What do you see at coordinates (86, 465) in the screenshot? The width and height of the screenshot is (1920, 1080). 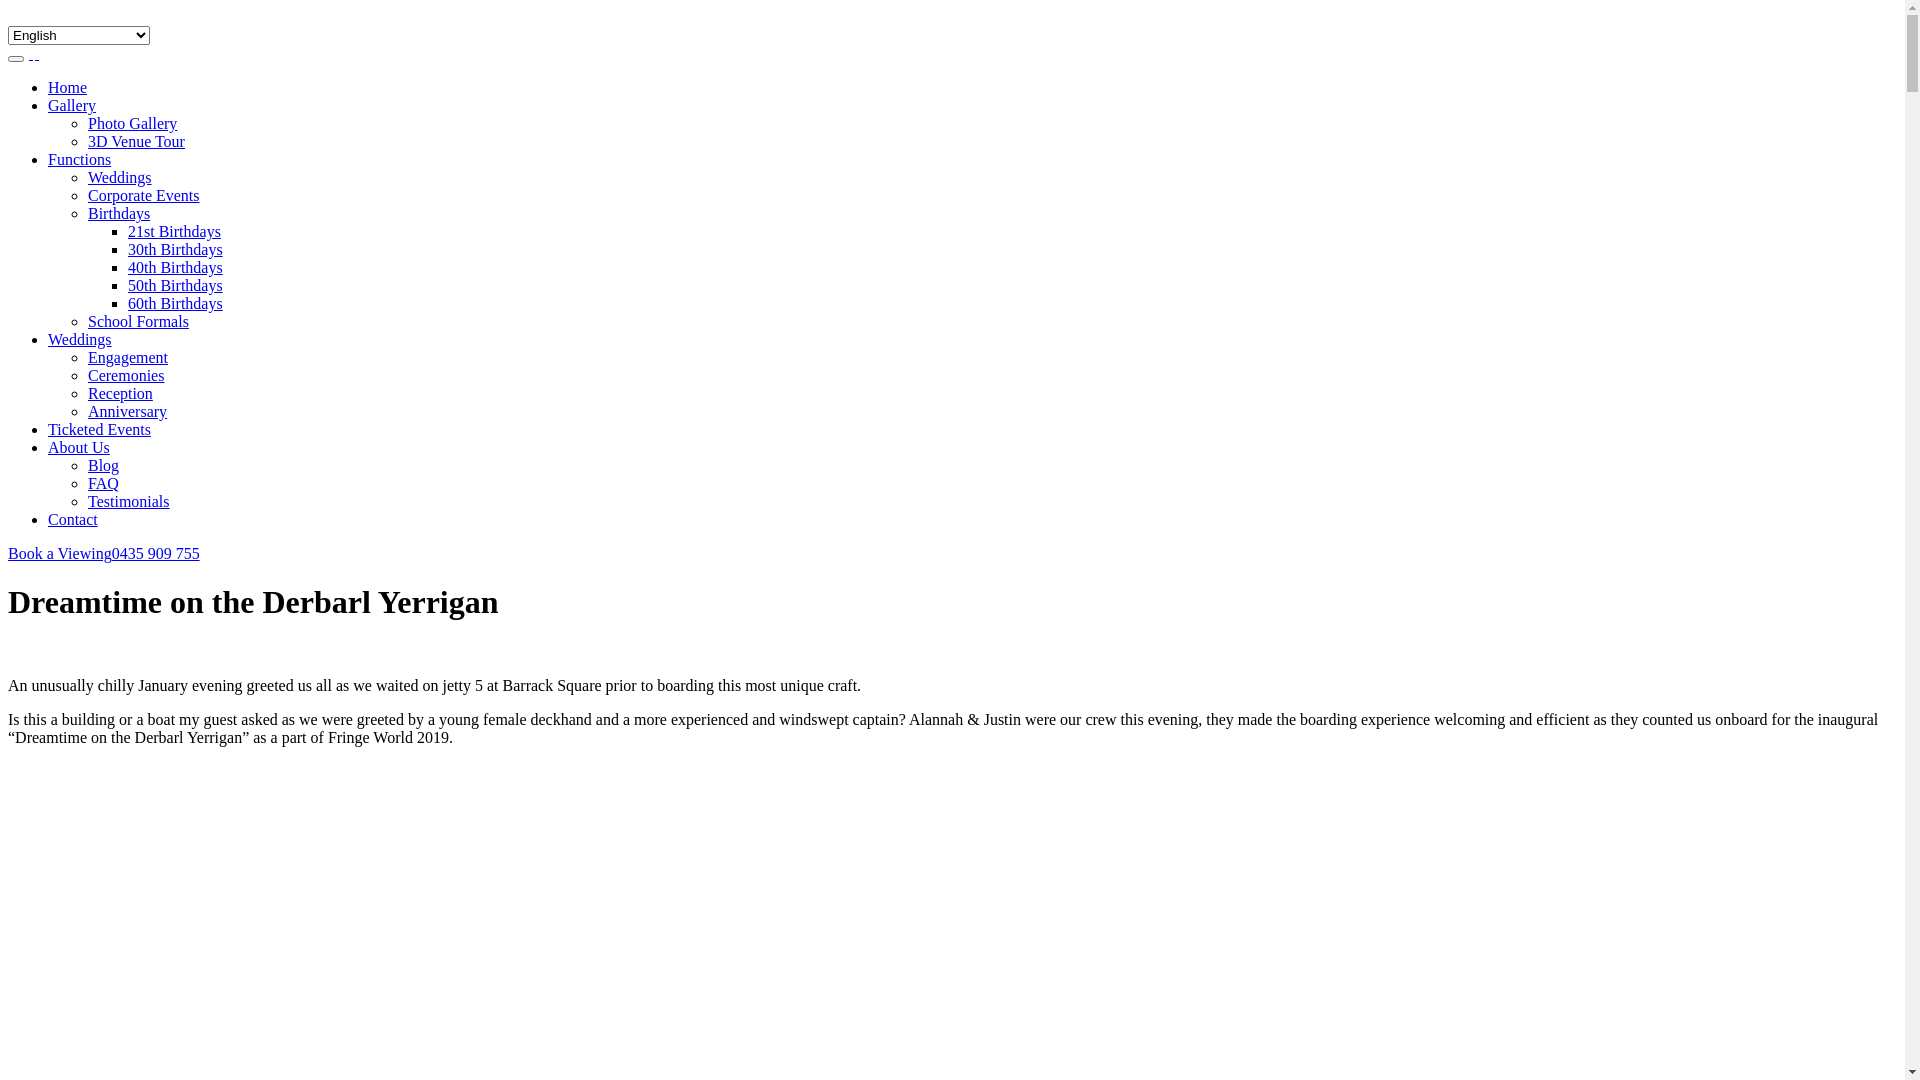 I see `'Blog'` at bounding box center [86, 465].